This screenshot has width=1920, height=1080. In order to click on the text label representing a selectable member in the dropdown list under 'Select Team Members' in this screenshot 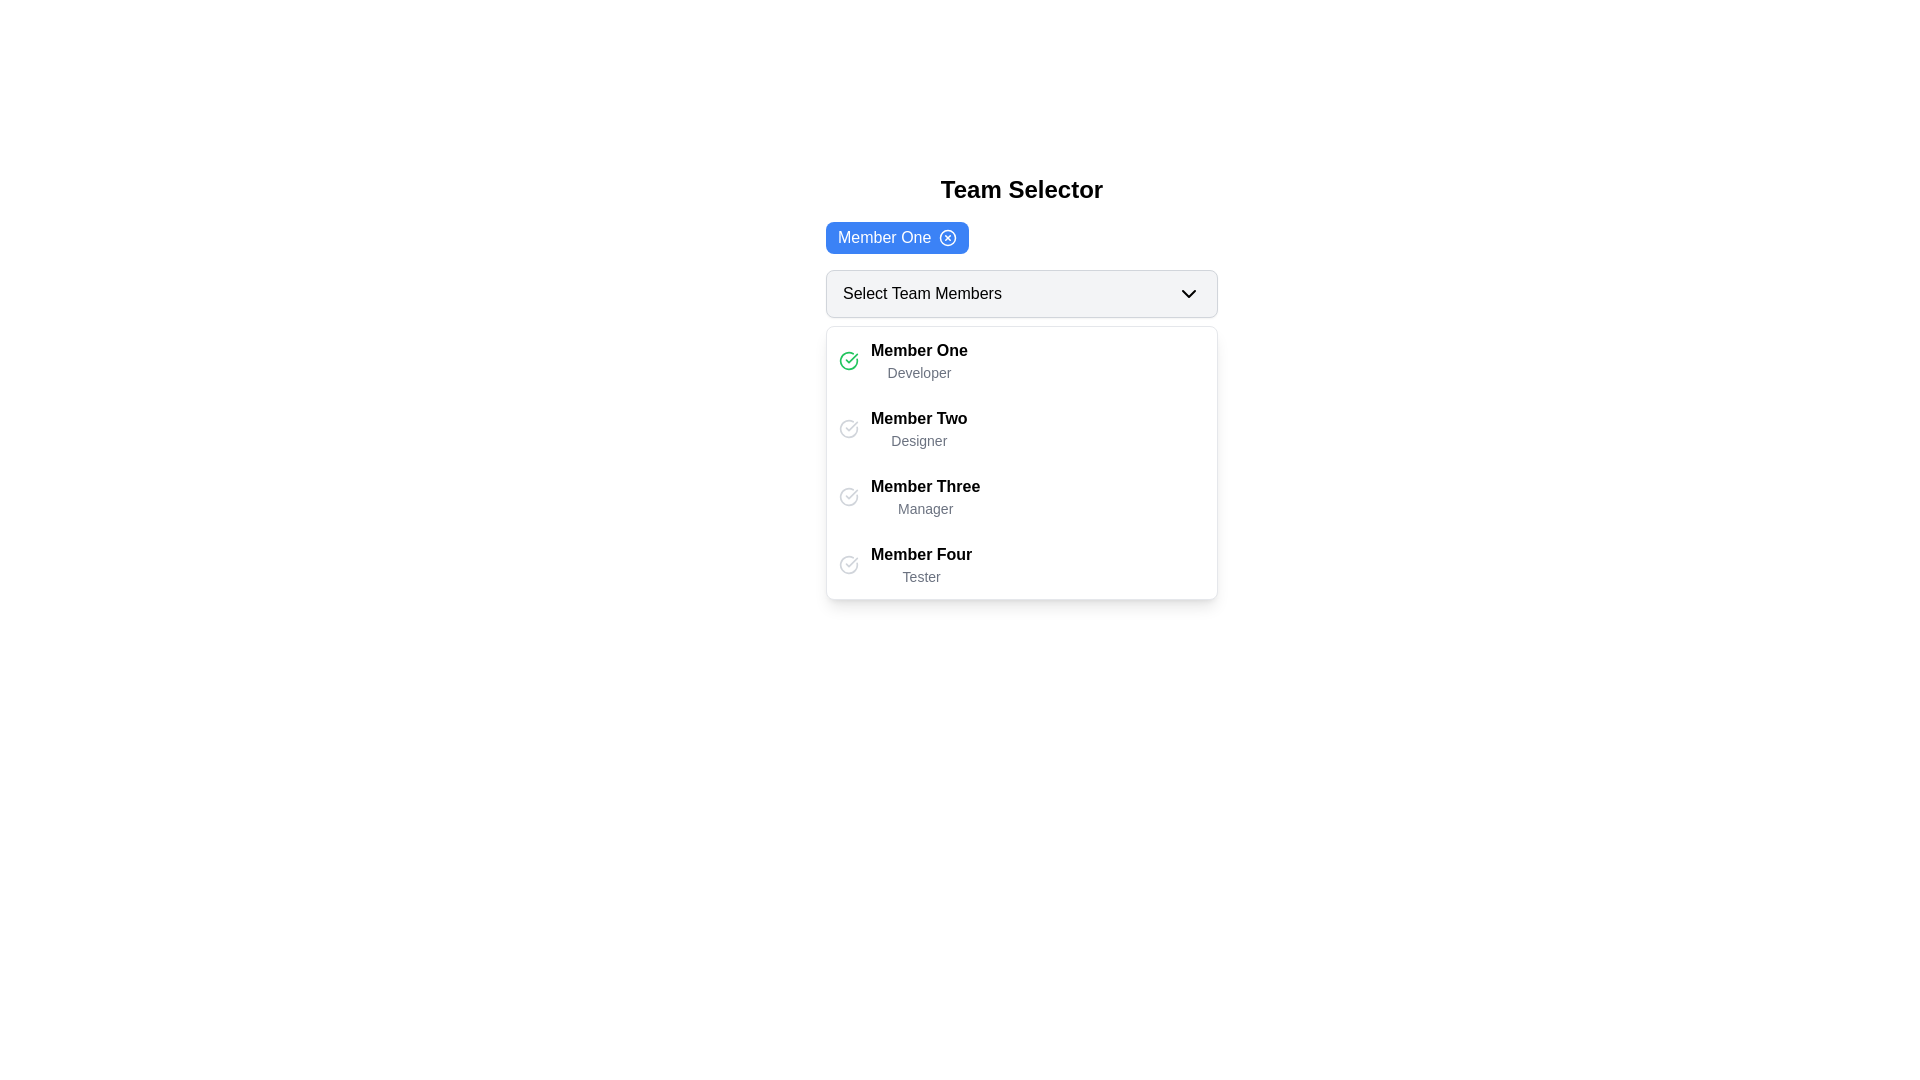, I will do `click(918, 349)`.